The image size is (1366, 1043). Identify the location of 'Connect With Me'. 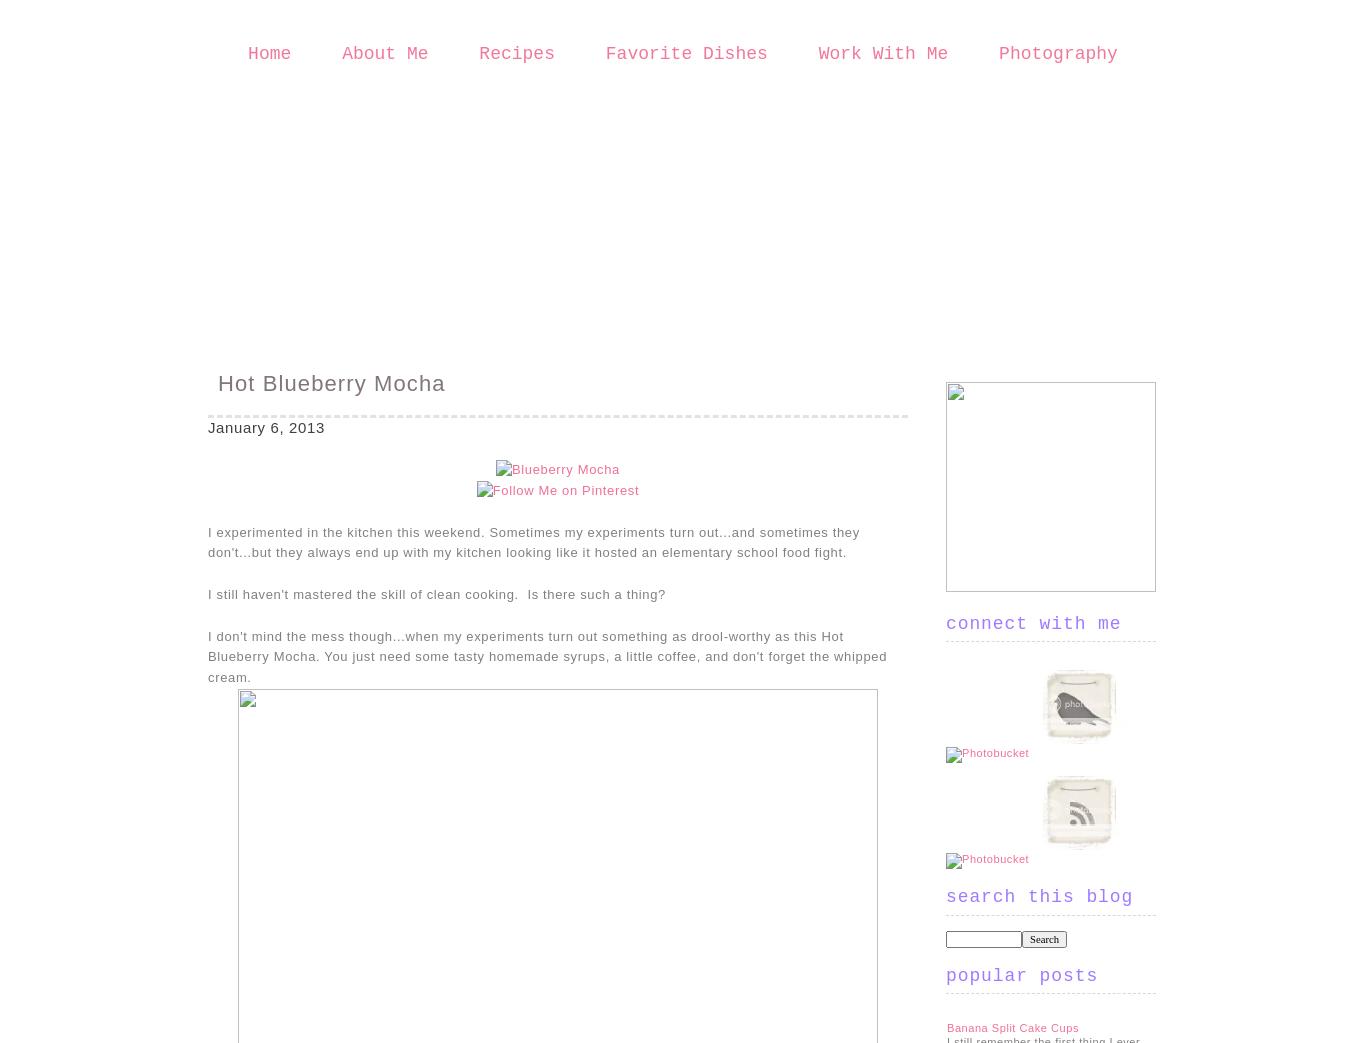
(1032, 621).